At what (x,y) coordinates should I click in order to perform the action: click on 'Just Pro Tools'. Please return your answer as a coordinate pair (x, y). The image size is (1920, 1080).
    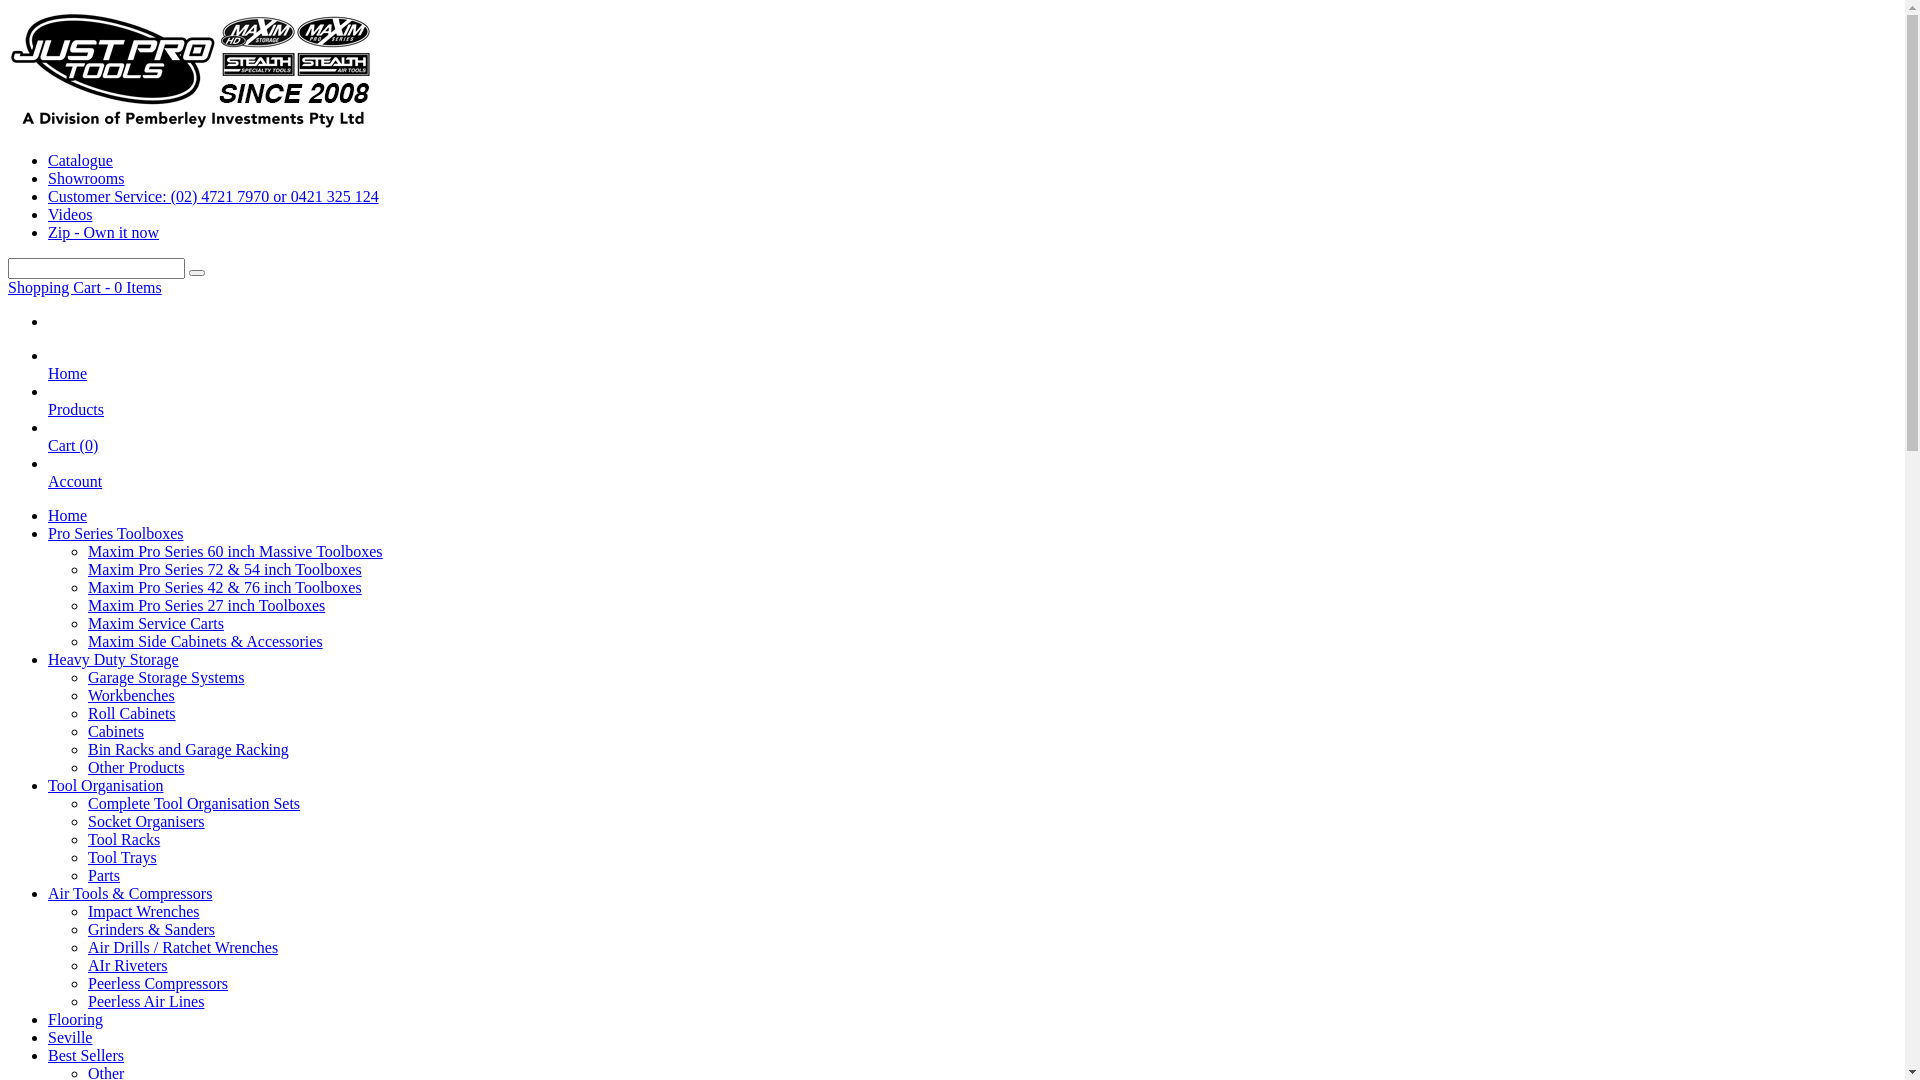
    Looking at the image, I should click on (192, 126).